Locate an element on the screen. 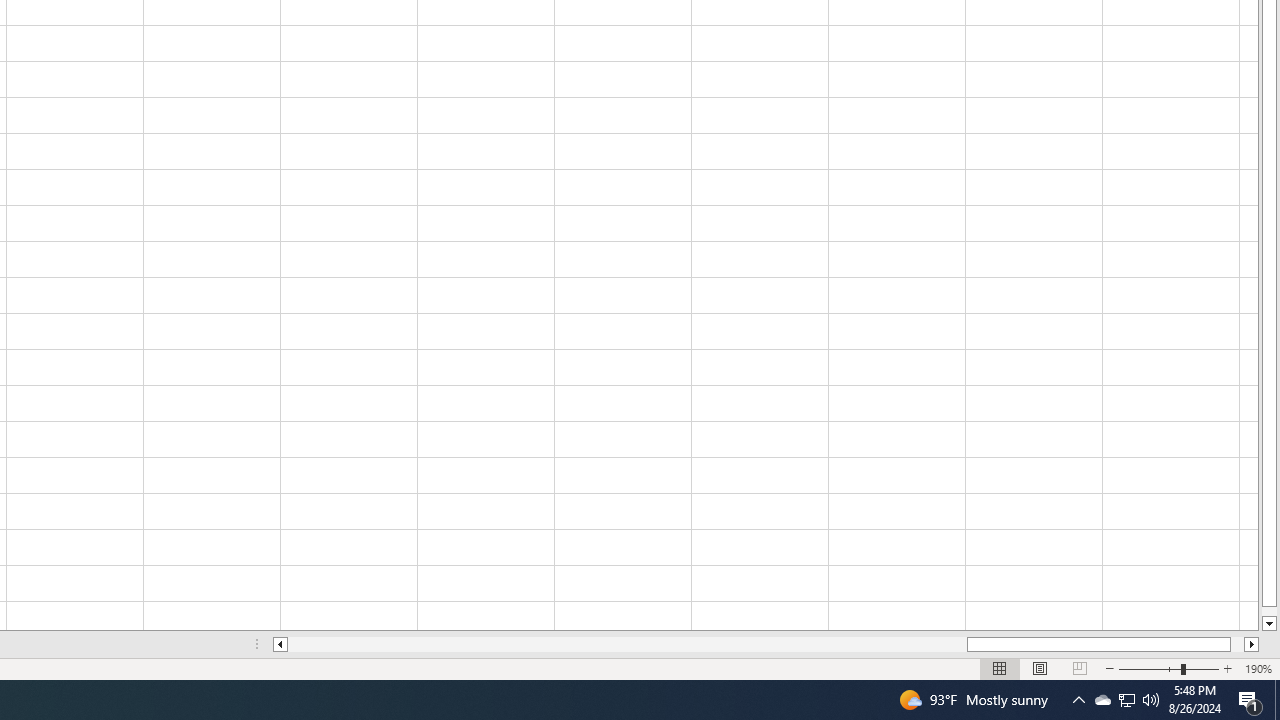 Image resolution: width=1280 pixels, height=720 pixels. 'Column left' is located at coordinates (278, 644).